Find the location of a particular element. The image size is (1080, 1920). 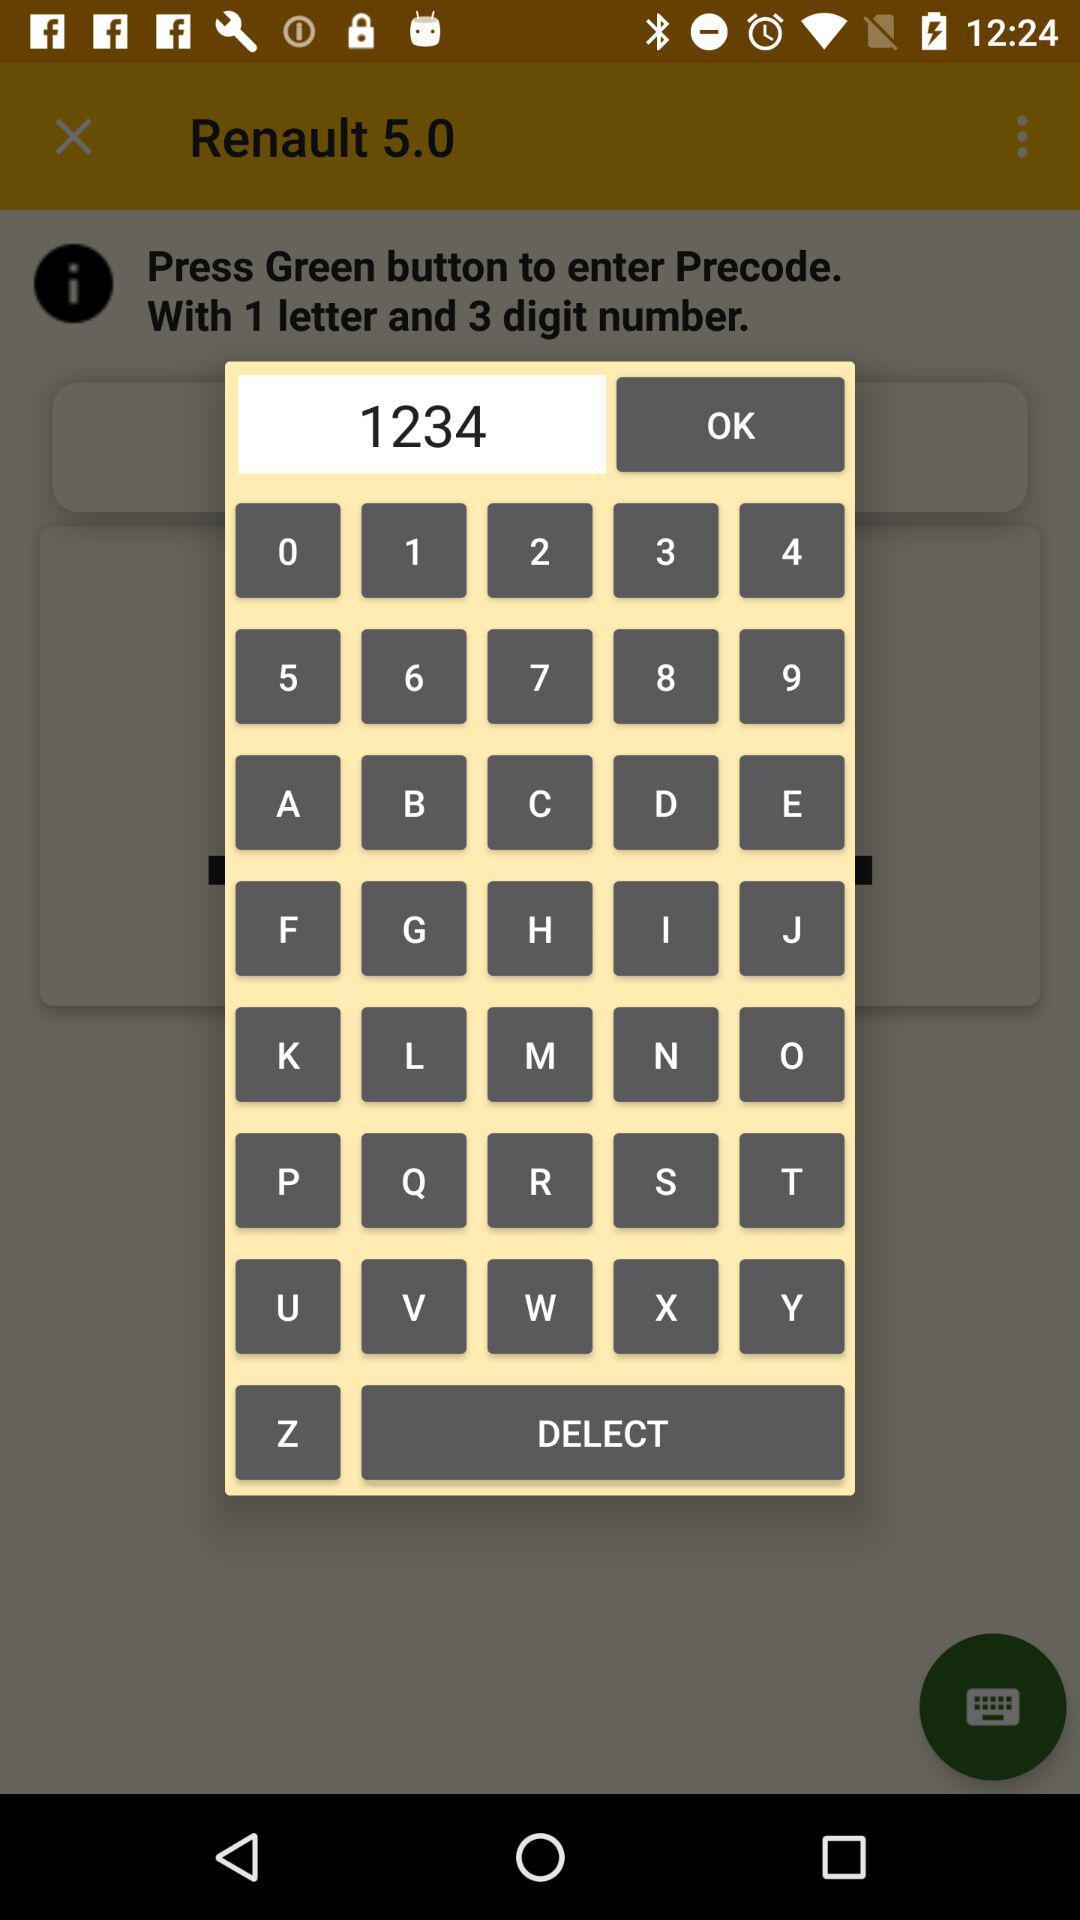

the button below the 0 icon is located at coordinates (412, 676).